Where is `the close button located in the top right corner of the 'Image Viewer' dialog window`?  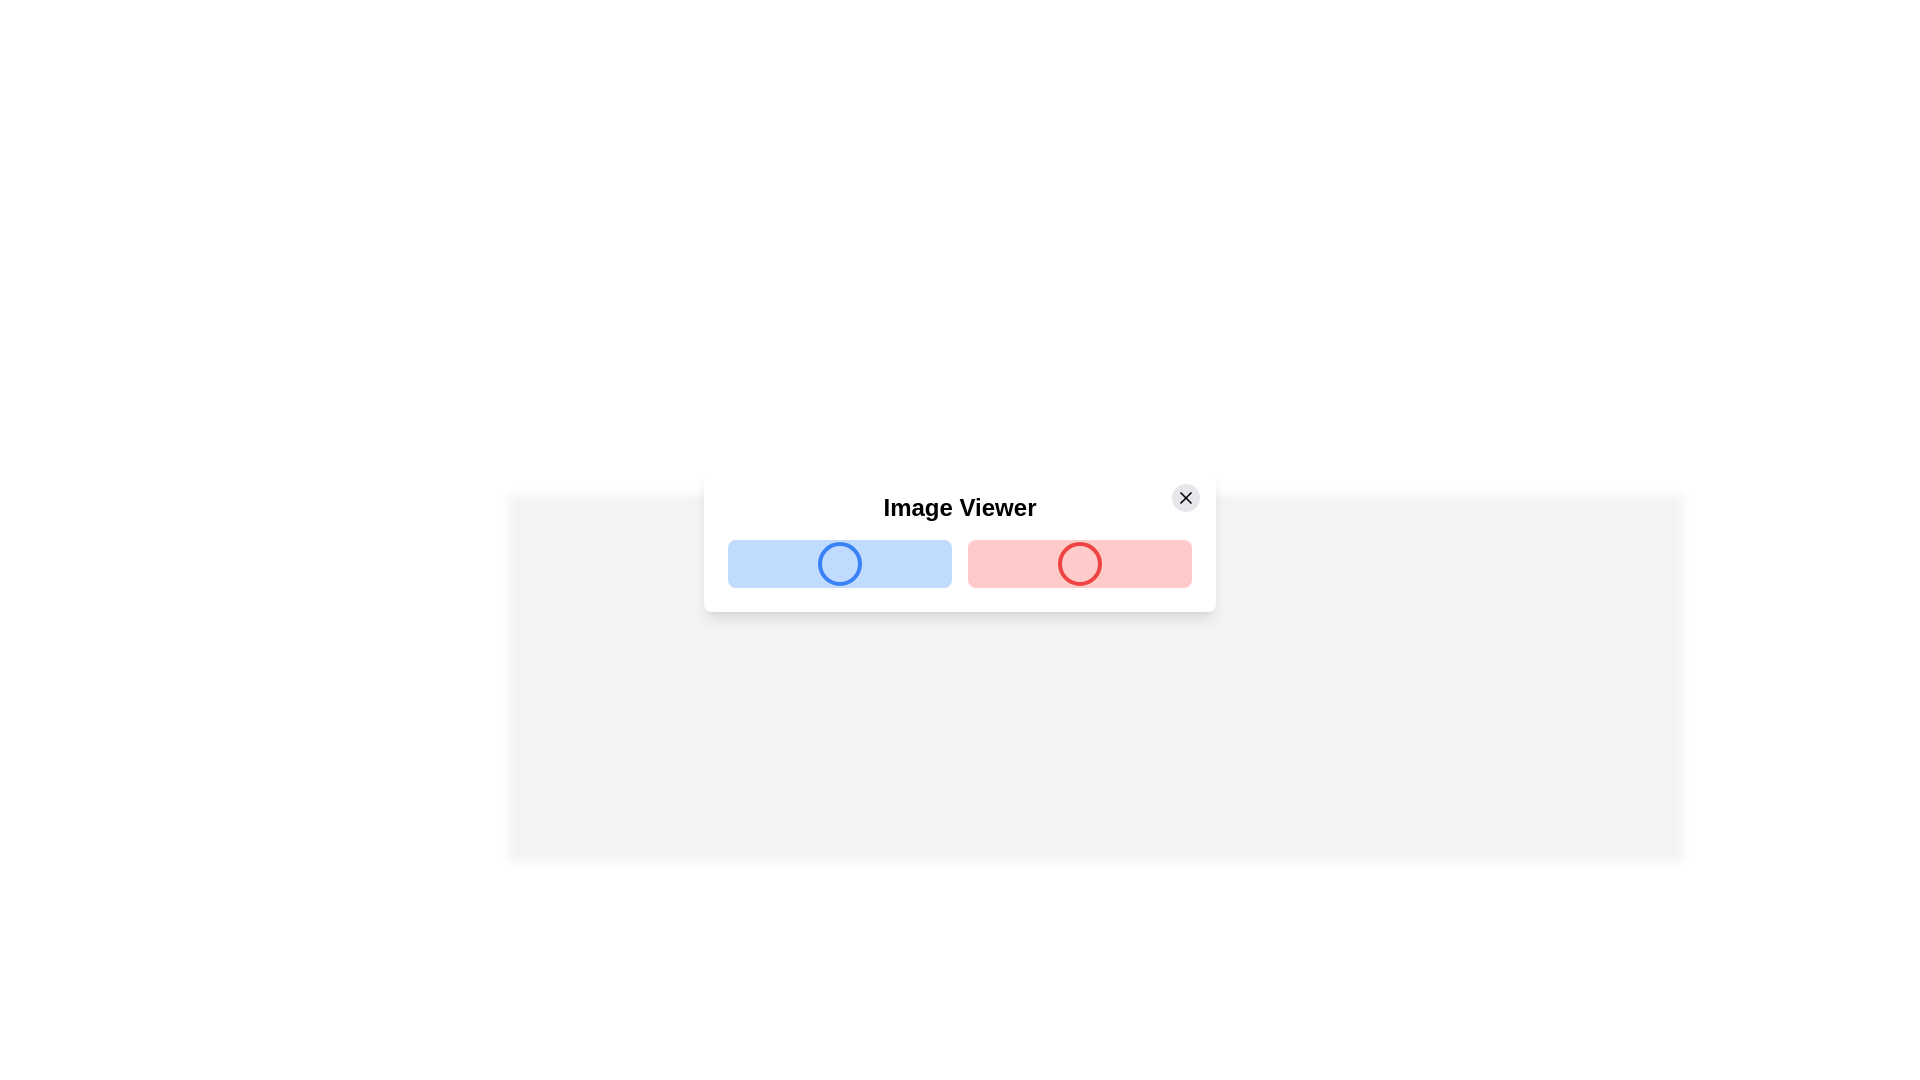 the close button located in the top right corner of the 'Image Viewer' dialog window is located at coordinates (1185, 496).